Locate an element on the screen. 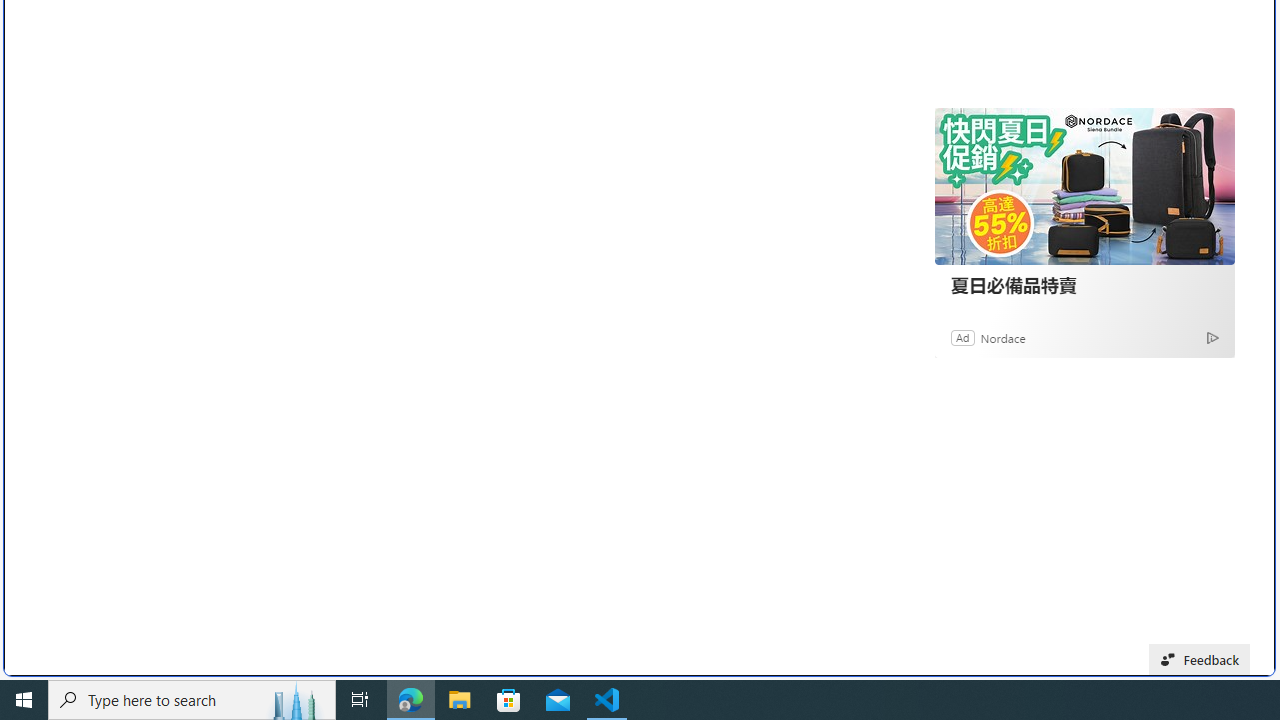  'Ad Choice' is located at coordinates (1211, 336).